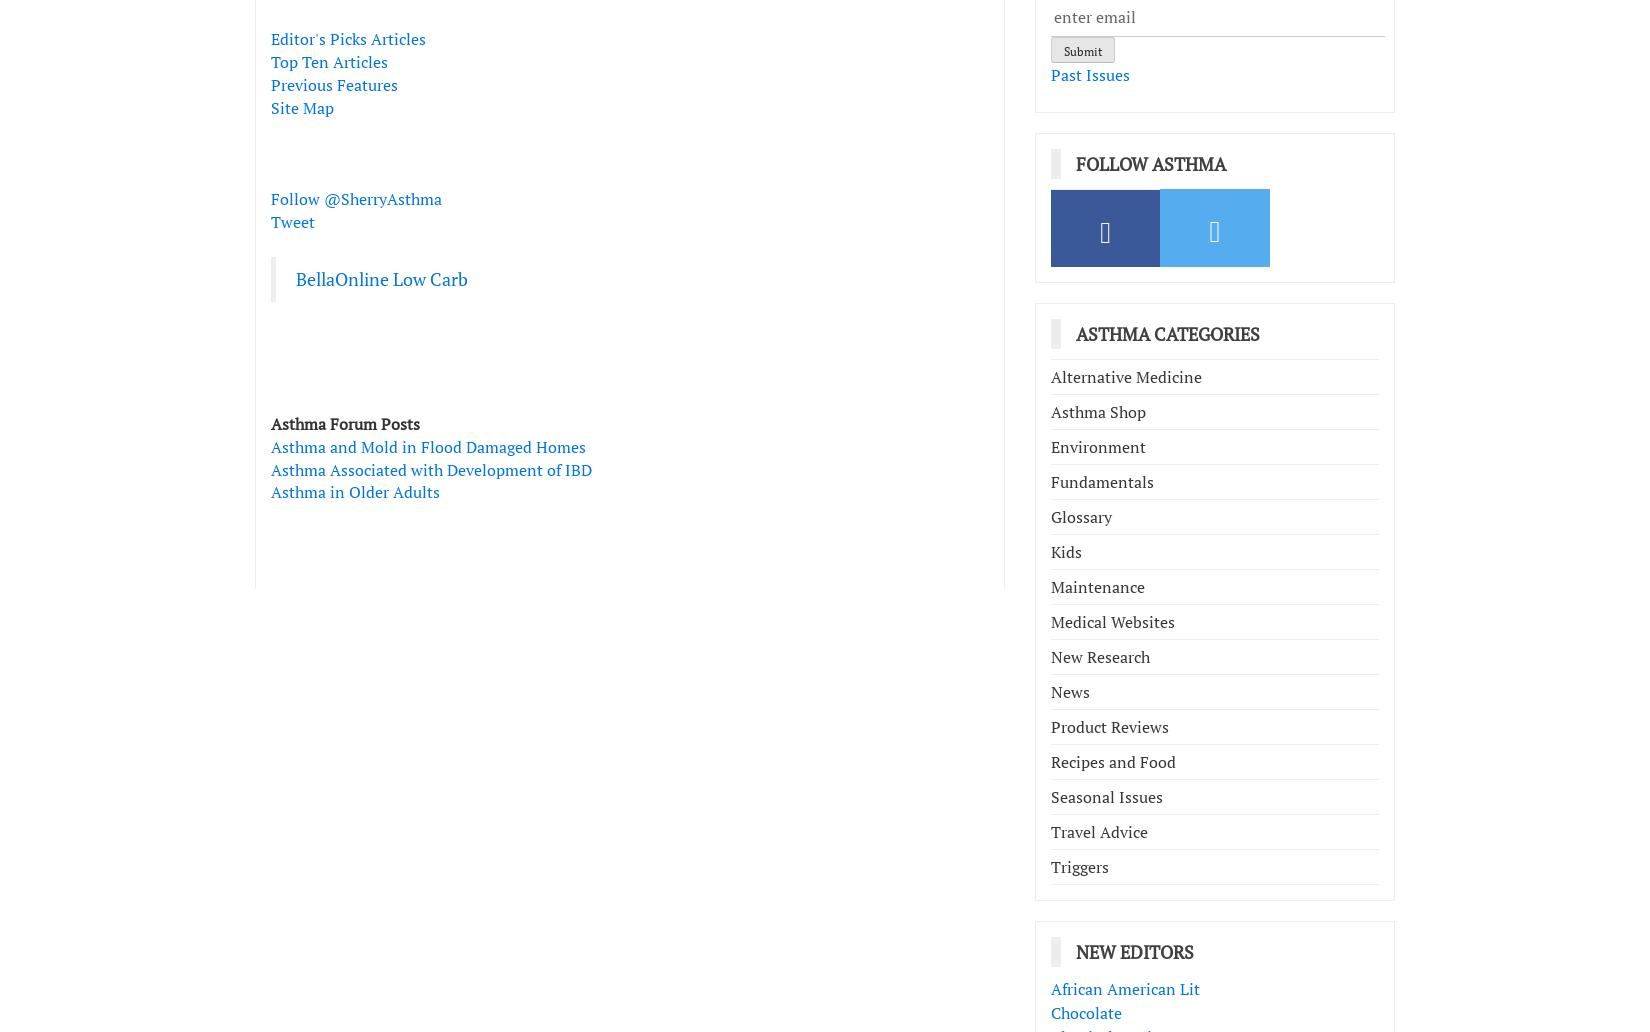 This screenshot has height=1032, width=1650. Describe the element at coordinates (1135, 951) in the screenshot. I see `'New Editors'` at that location.